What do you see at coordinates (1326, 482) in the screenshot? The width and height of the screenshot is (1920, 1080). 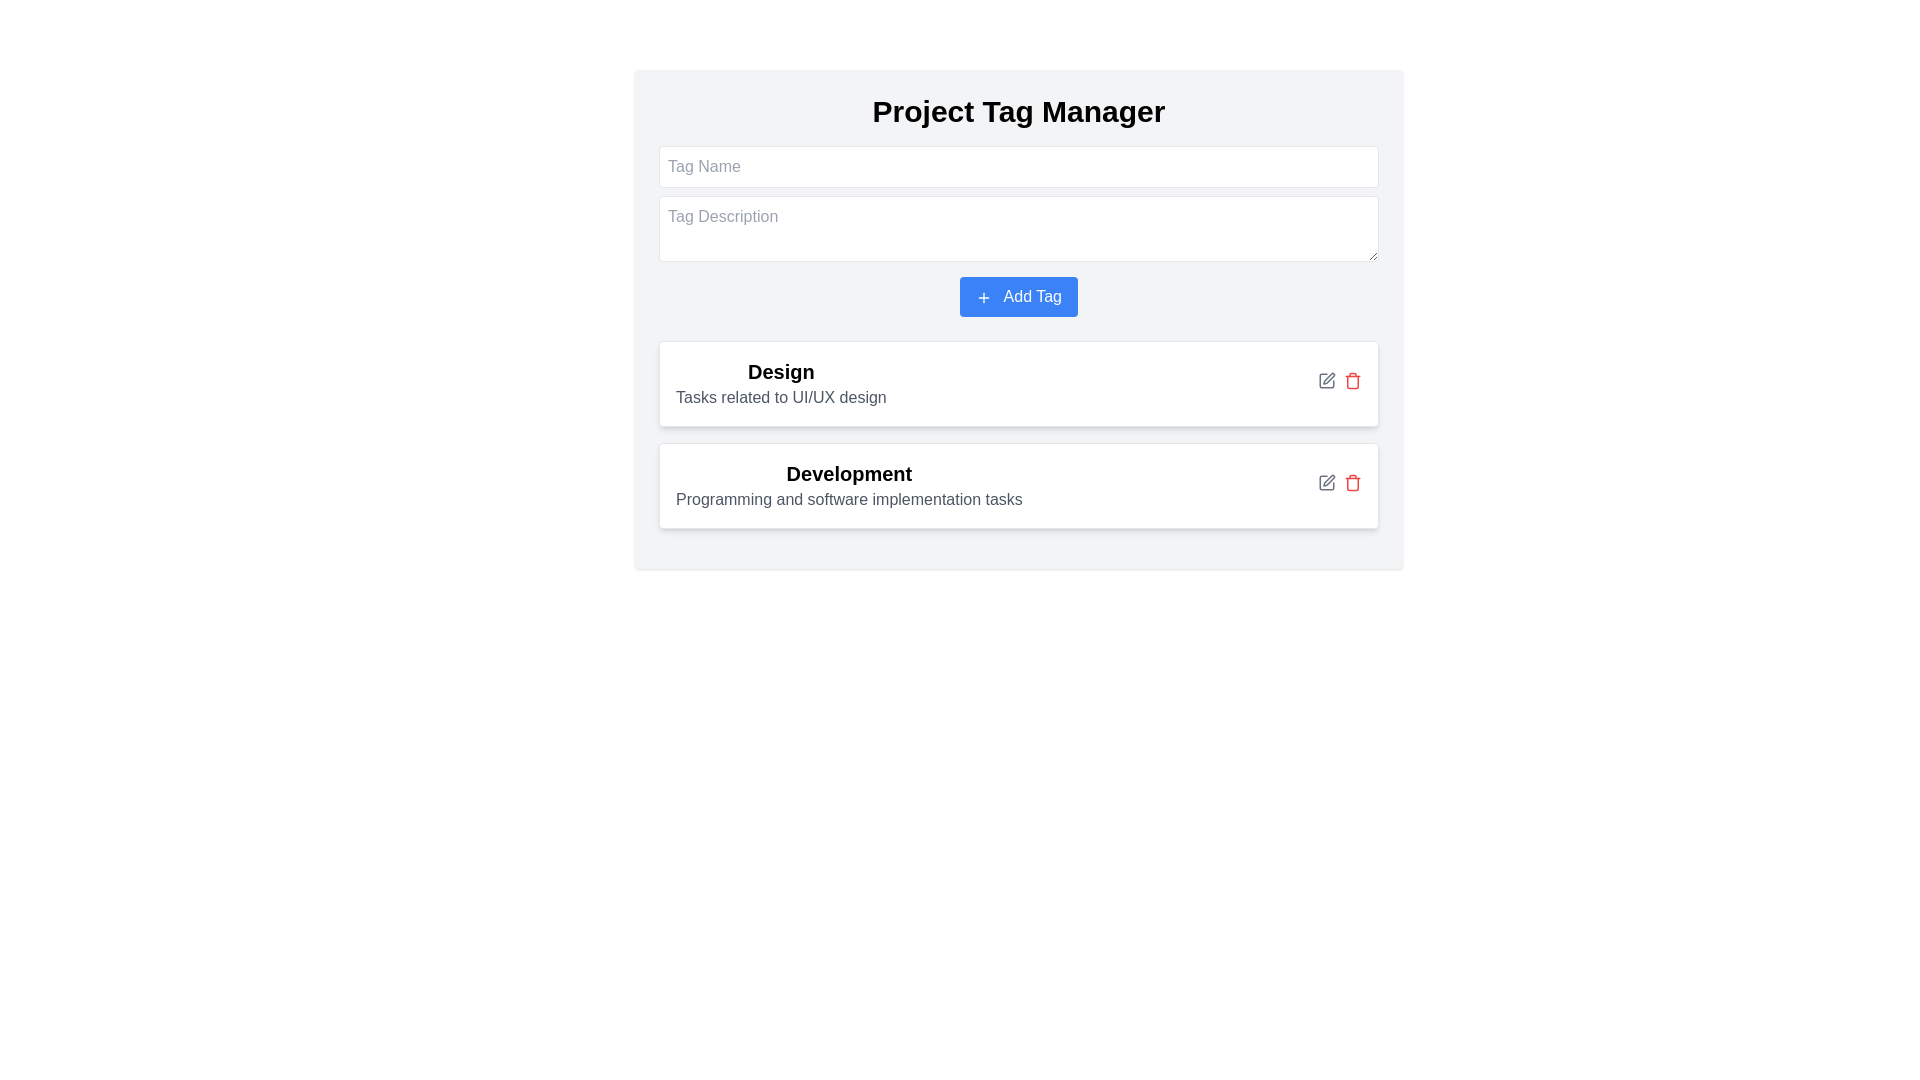 I see `the gray square icon button resembling a pen or pencil, located to the right of the 'Design' text` at bounding box center [1326, 482].